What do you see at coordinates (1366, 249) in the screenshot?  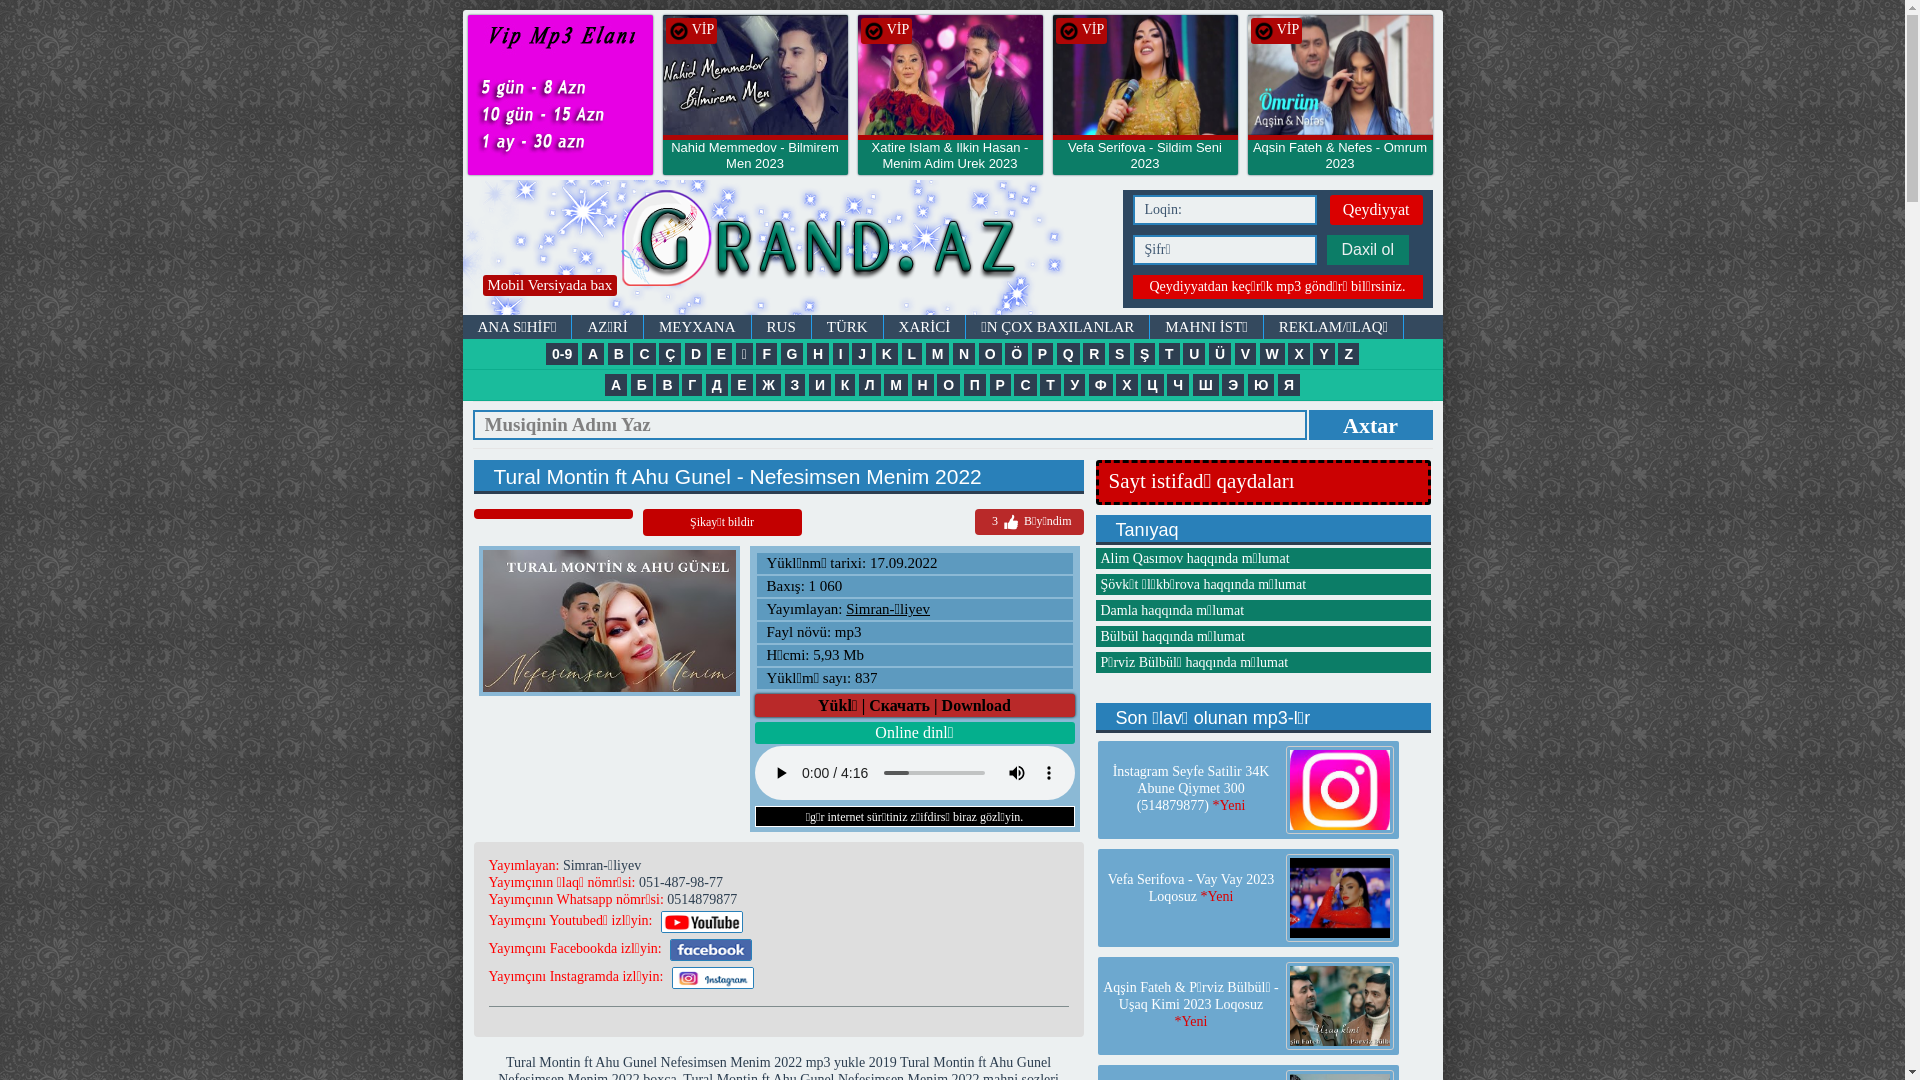 I see `'Daxil ol'` at bounding box center [1366, 249].